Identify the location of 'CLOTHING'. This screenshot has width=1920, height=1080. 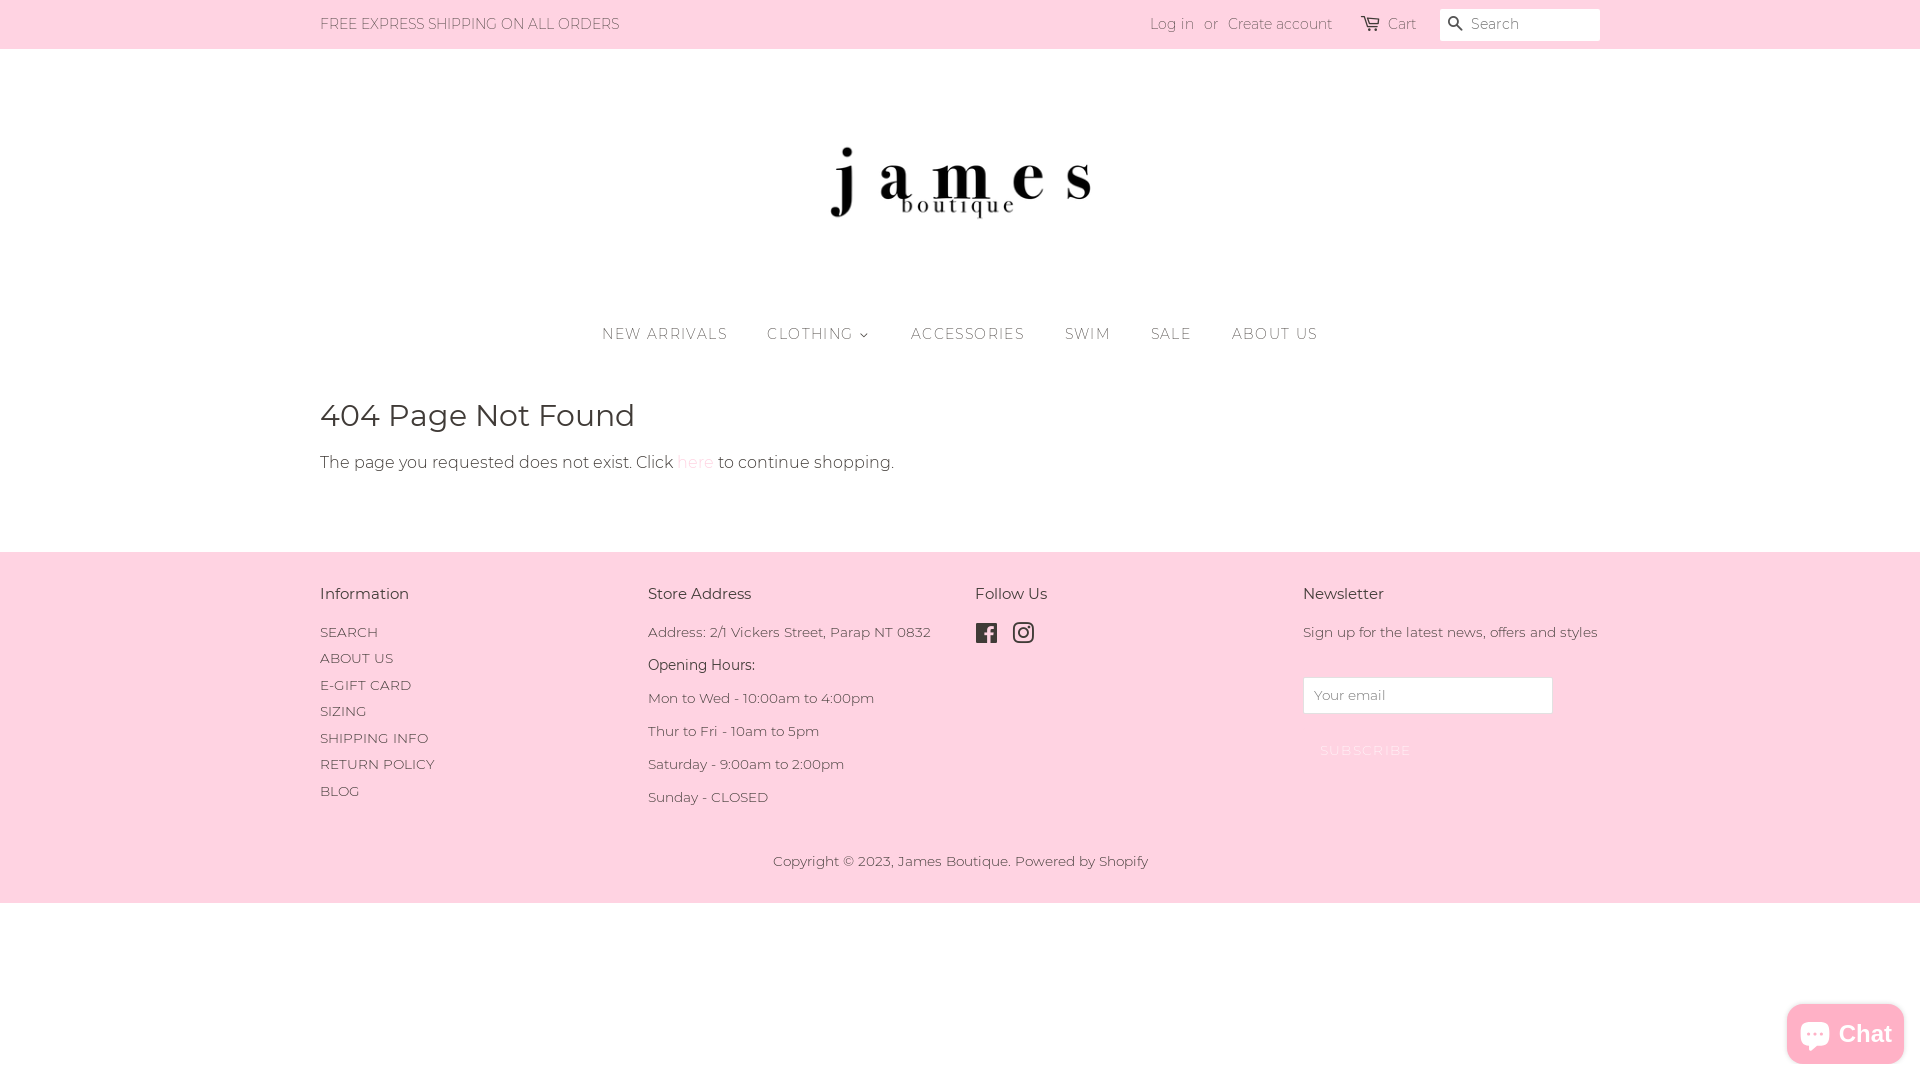
(820, 334).